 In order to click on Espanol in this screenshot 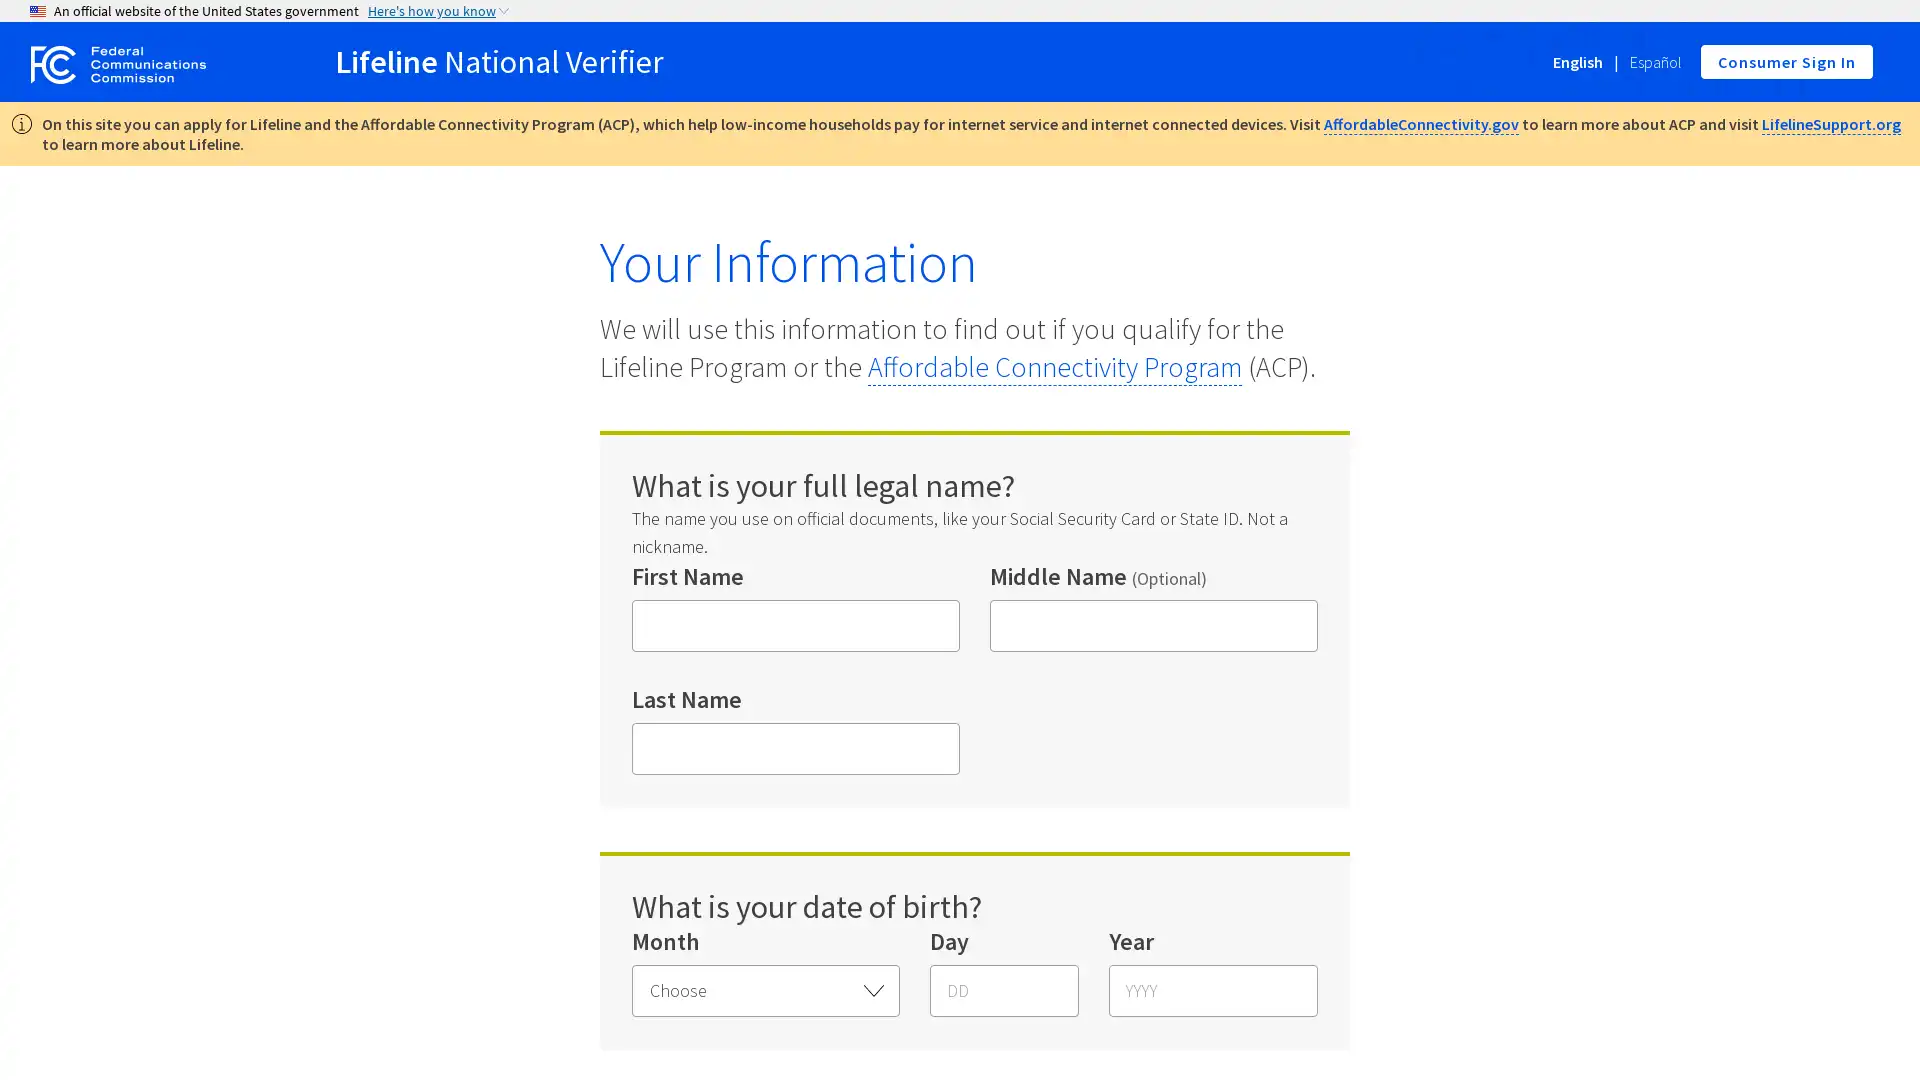, I will do `click(1656, 61)`.